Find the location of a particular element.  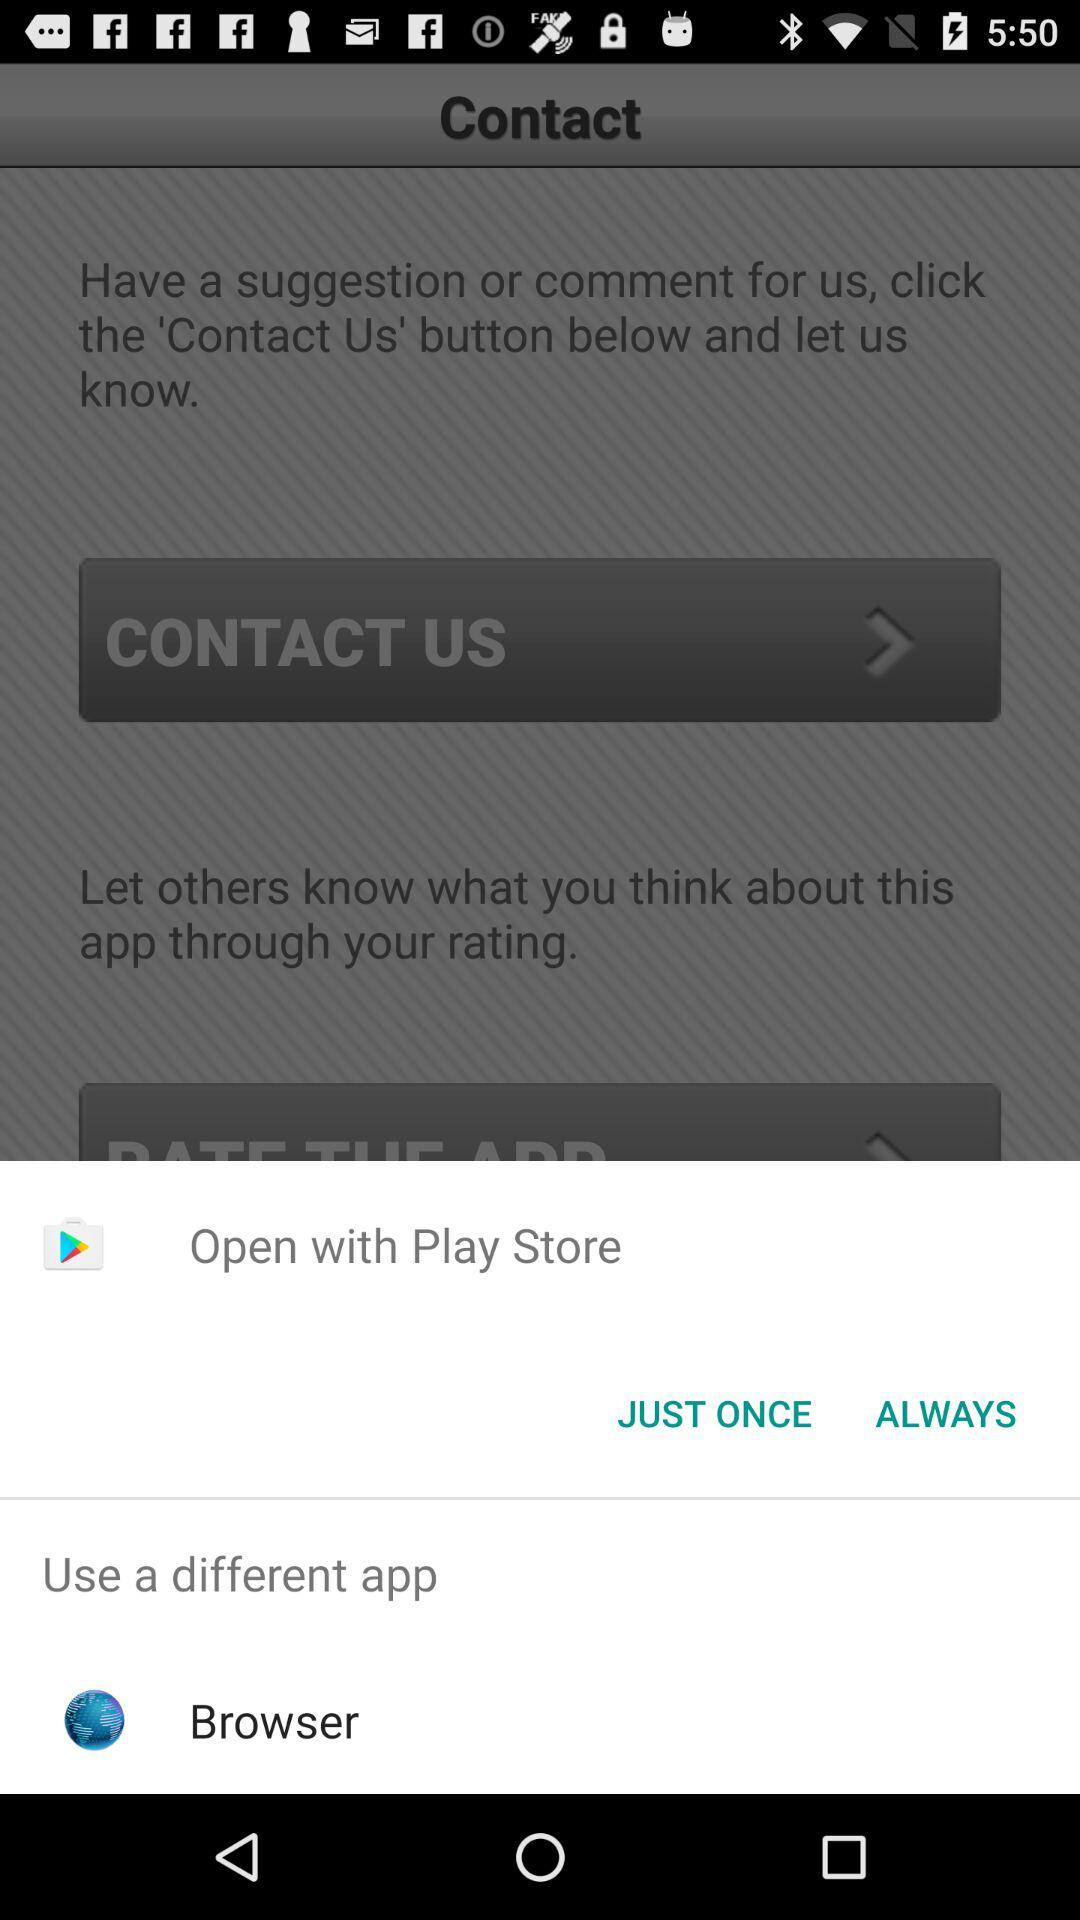

just once button is located at coordinates (713, 1411).